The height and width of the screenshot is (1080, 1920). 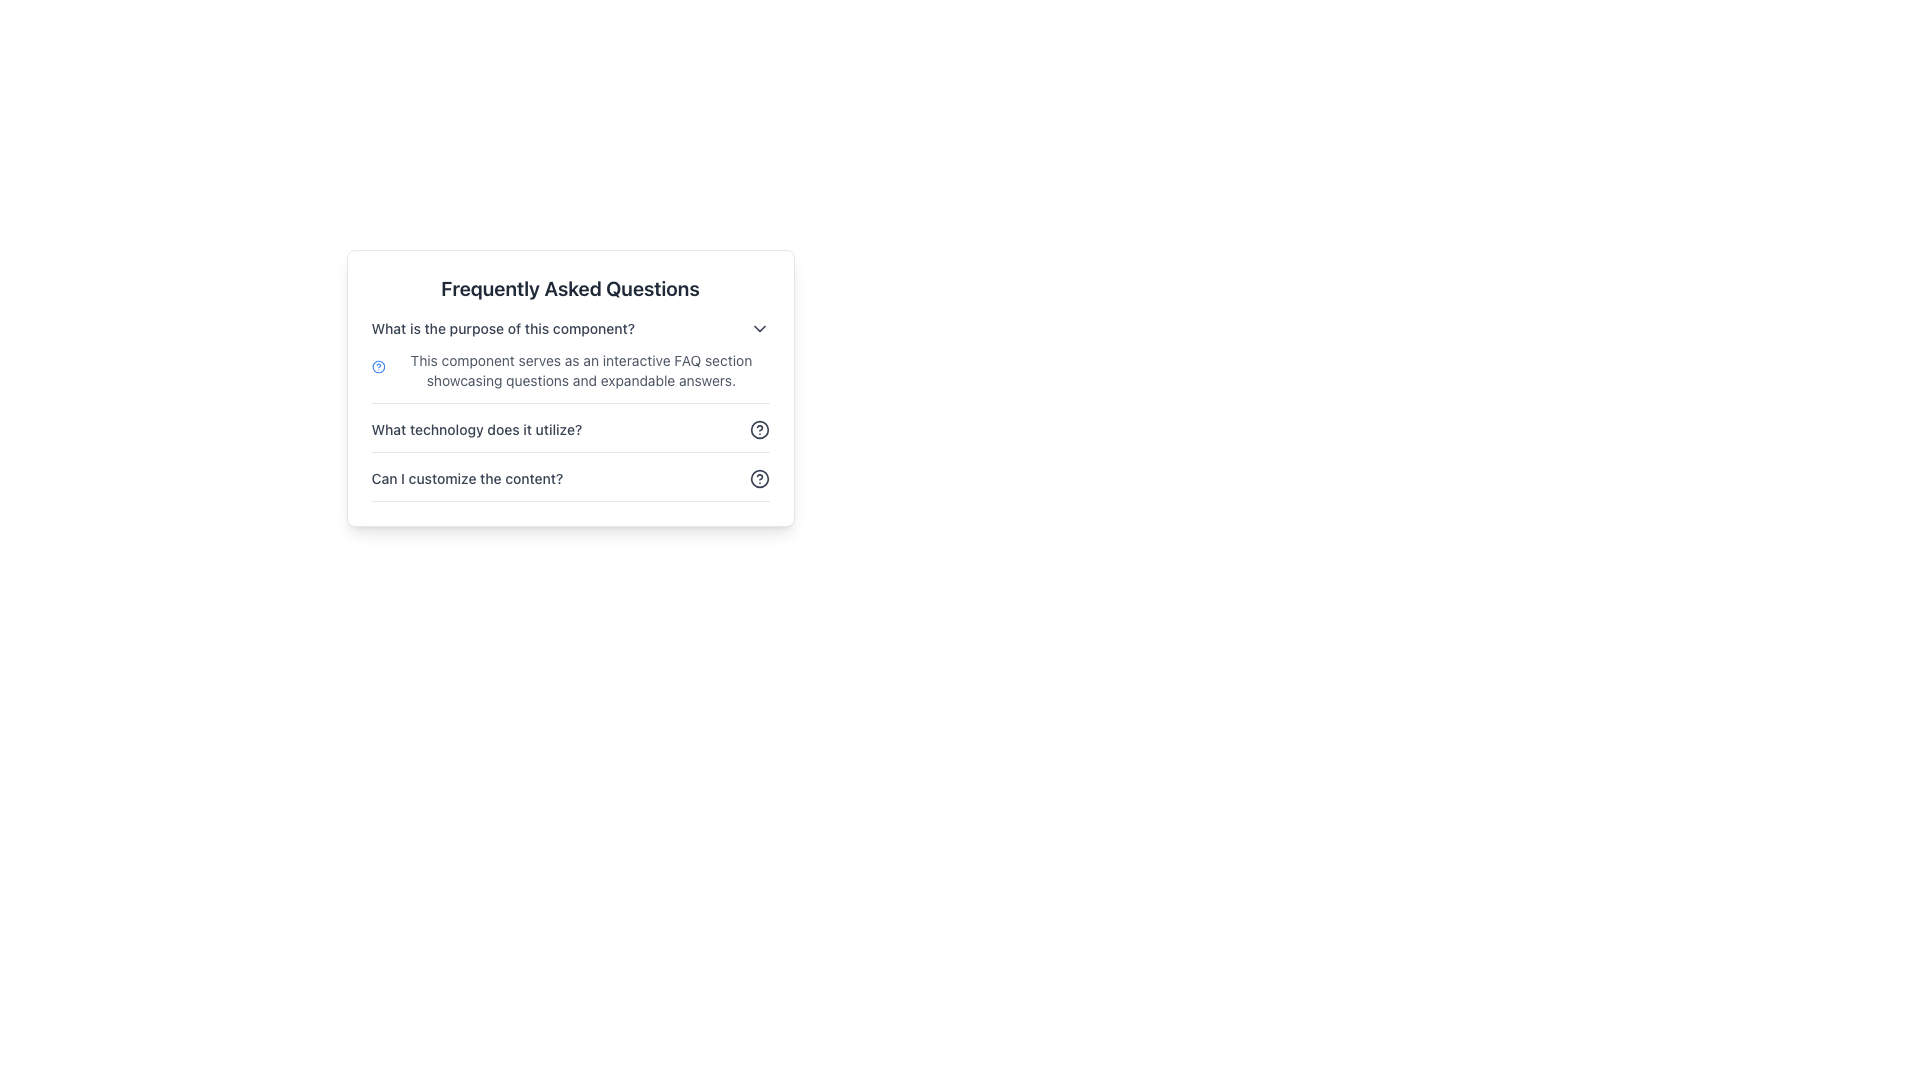 I want to click on the dropdown indicator icon located at the far-right of the FAQ entry titled 'What is the purpose of this component?' to possibly highlight it, so click(x=758, y=327).